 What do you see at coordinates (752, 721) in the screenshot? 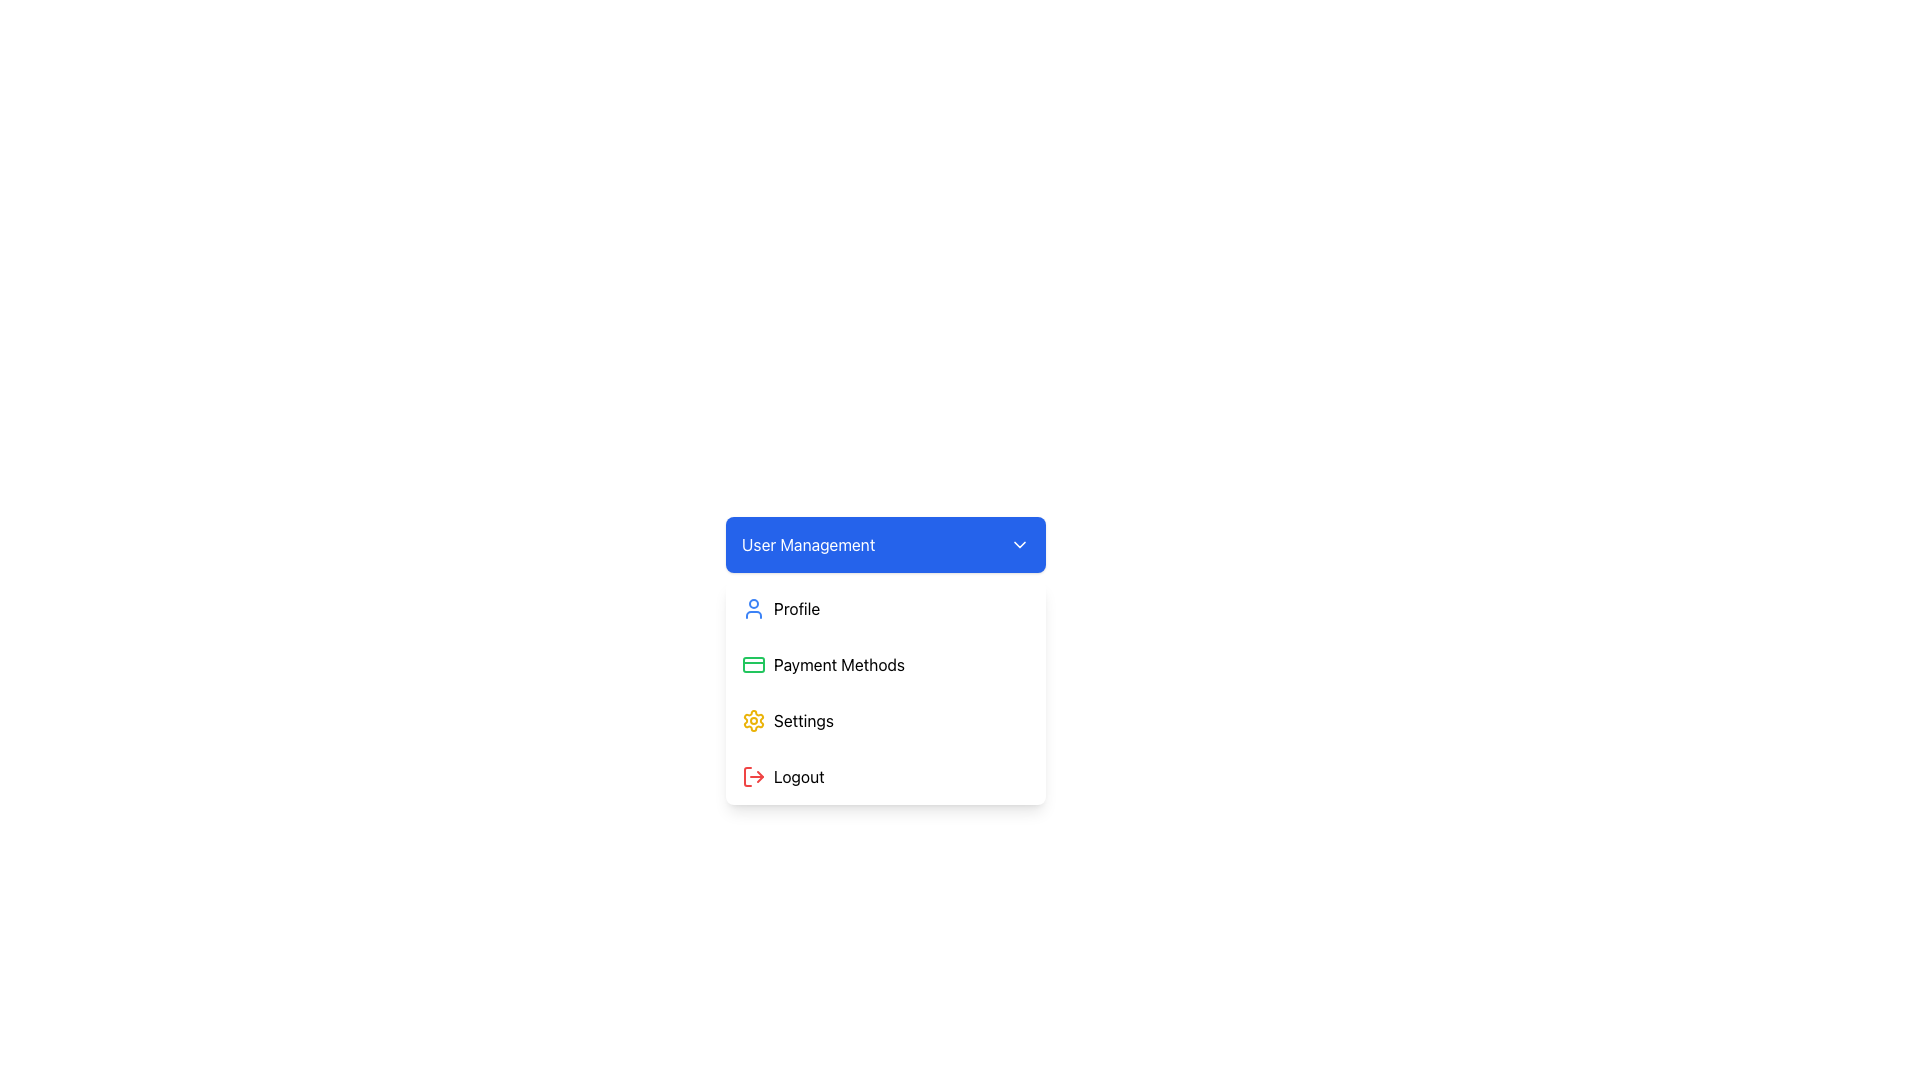
I see `the yellow gear icon located on the left side of the 'Settings' text label in the dropdown menu` at bounding box center [752, 721].